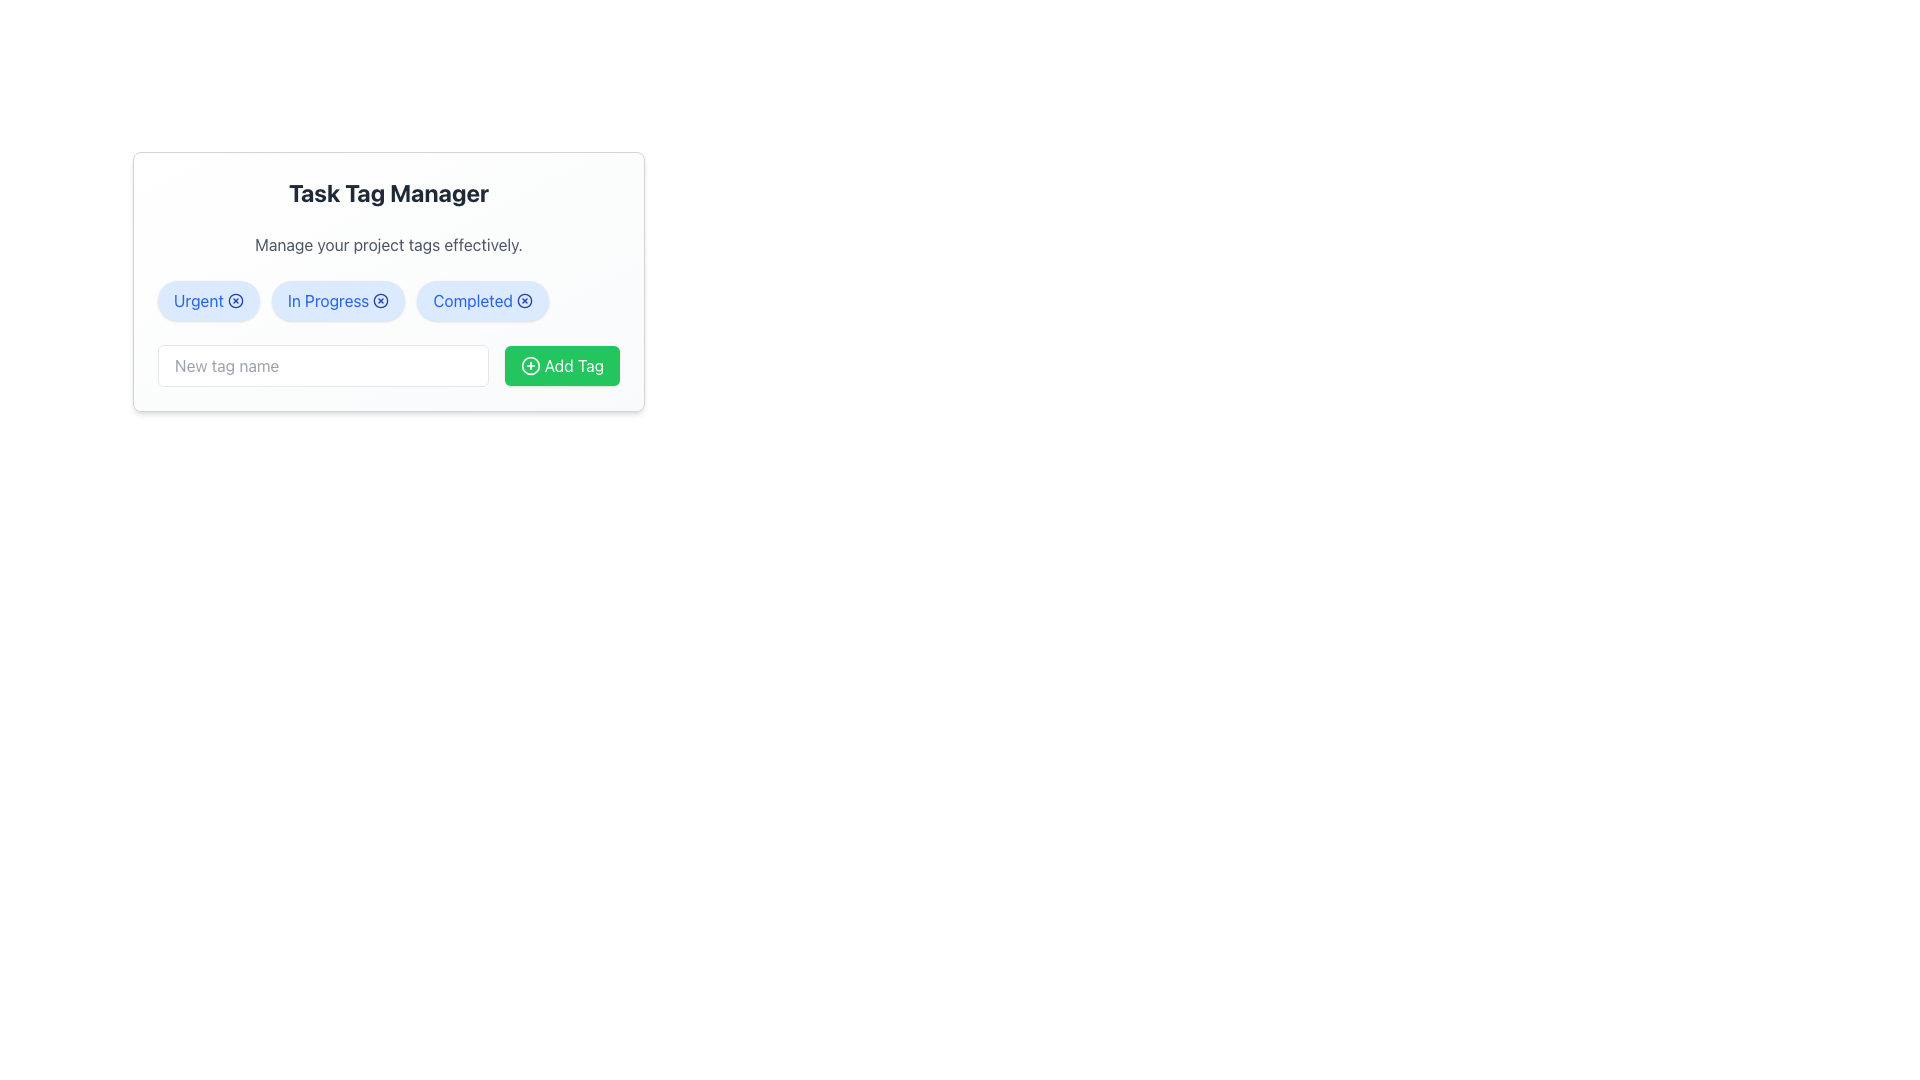 The height and width of the screenshot is (1080, 1920). Describe the element at coordinates (381, 300) in the screenshot. I see `the blue circular icon with a cross inside, which is located in the central area of the interface, aligned with the 'In Progress' tag` at that location.